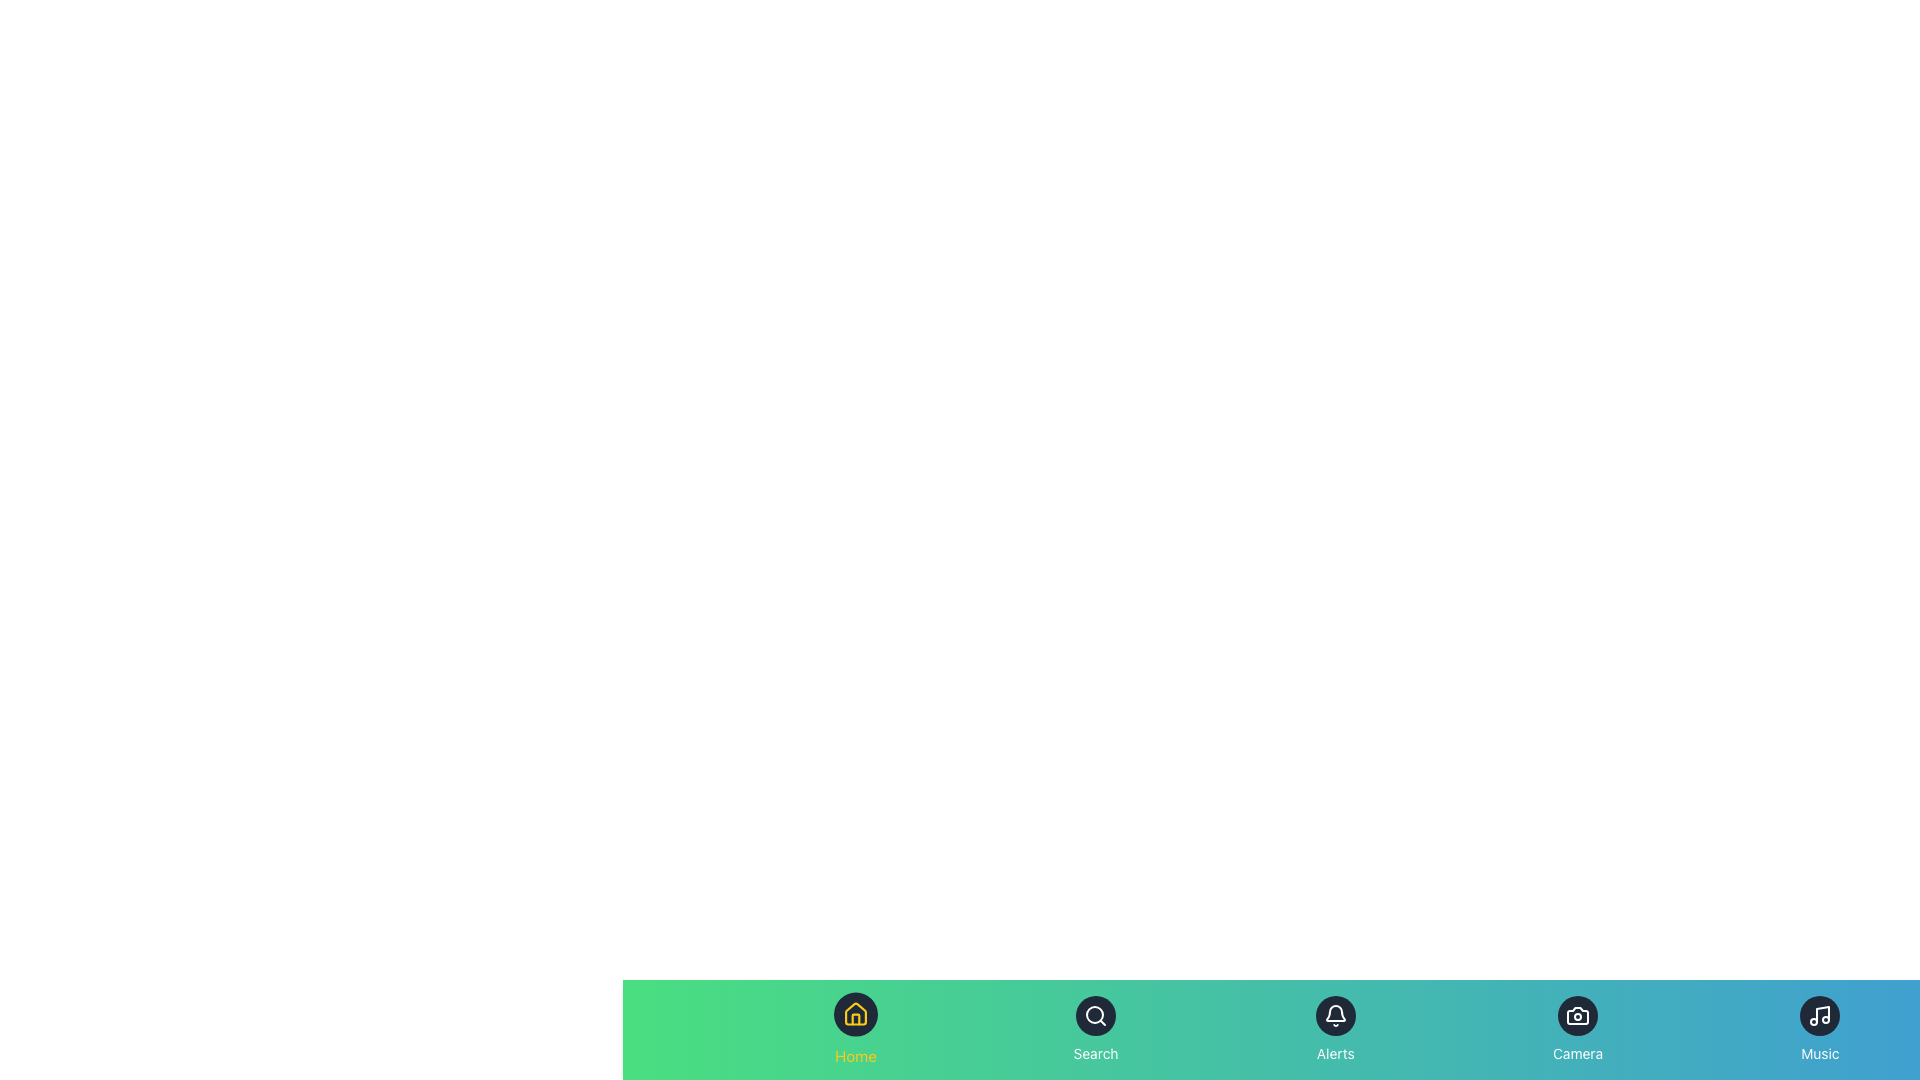  I want to click on the vertically aligned music button, which has a music symbol icon above the label 'Music', so click(1820, 1029).